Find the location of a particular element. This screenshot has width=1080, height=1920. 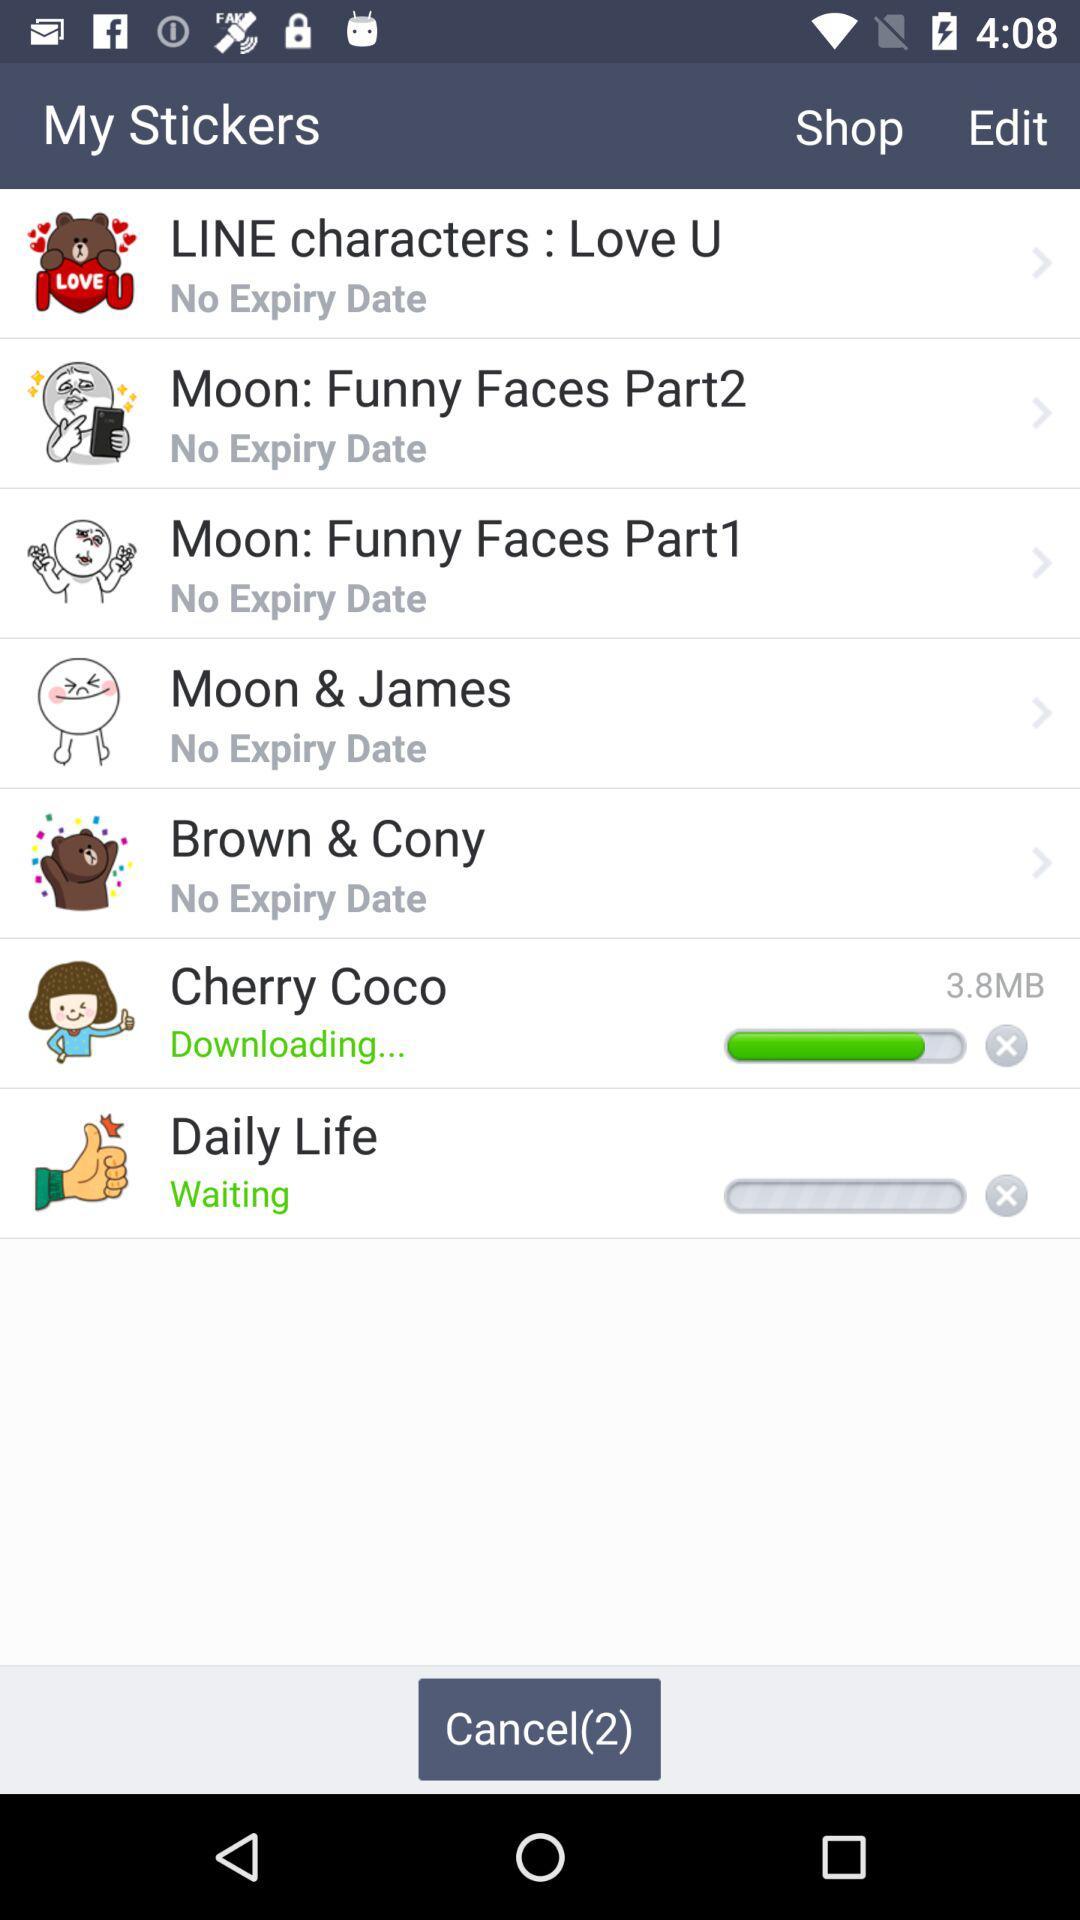

the app below waiting icon is located at coordinates (538, 1728).